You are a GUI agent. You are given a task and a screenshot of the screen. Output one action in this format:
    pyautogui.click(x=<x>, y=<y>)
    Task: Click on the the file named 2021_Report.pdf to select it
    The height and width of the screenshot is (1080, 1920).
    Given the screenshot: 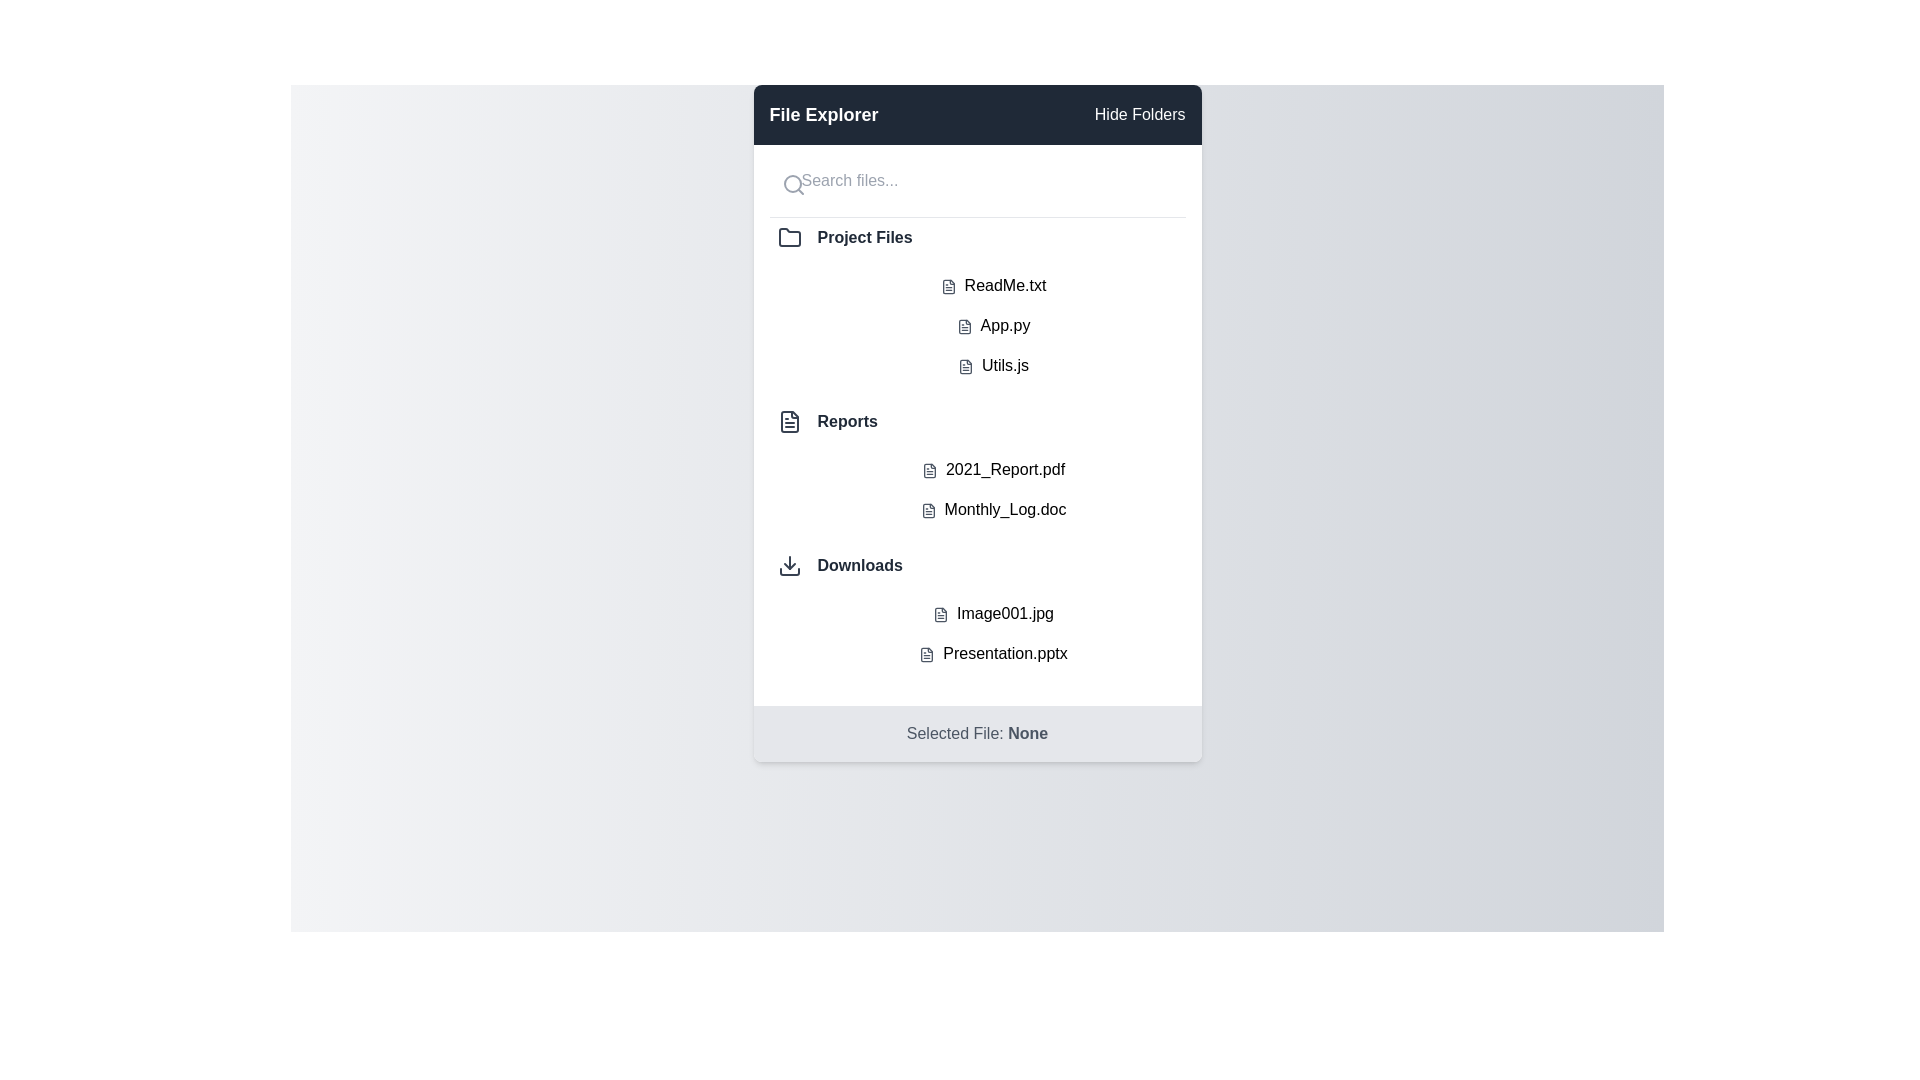 What is the action you would take?
    pyautogui.click(x=993, y=470)
    